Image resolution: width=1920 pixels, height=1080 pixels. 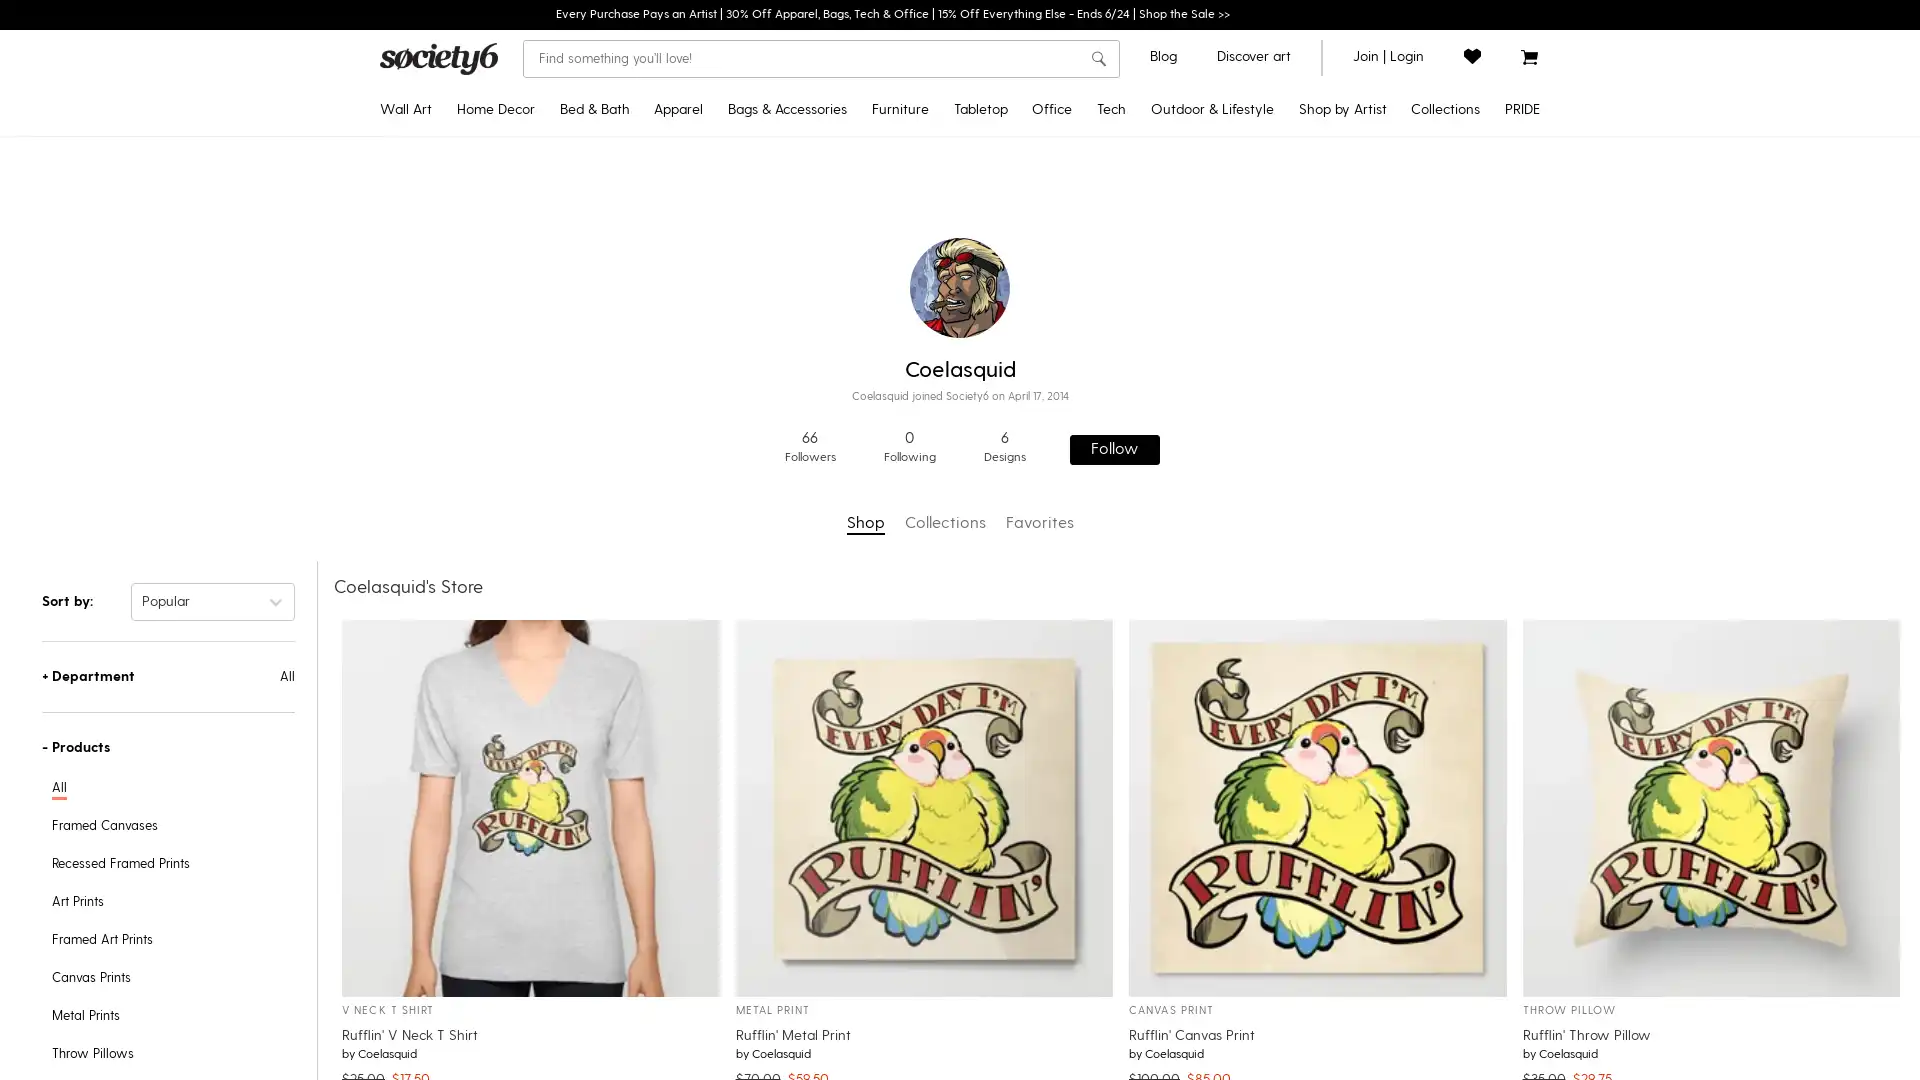 I want to click on iPhone Card Cases, so click(x=1182, y=289).